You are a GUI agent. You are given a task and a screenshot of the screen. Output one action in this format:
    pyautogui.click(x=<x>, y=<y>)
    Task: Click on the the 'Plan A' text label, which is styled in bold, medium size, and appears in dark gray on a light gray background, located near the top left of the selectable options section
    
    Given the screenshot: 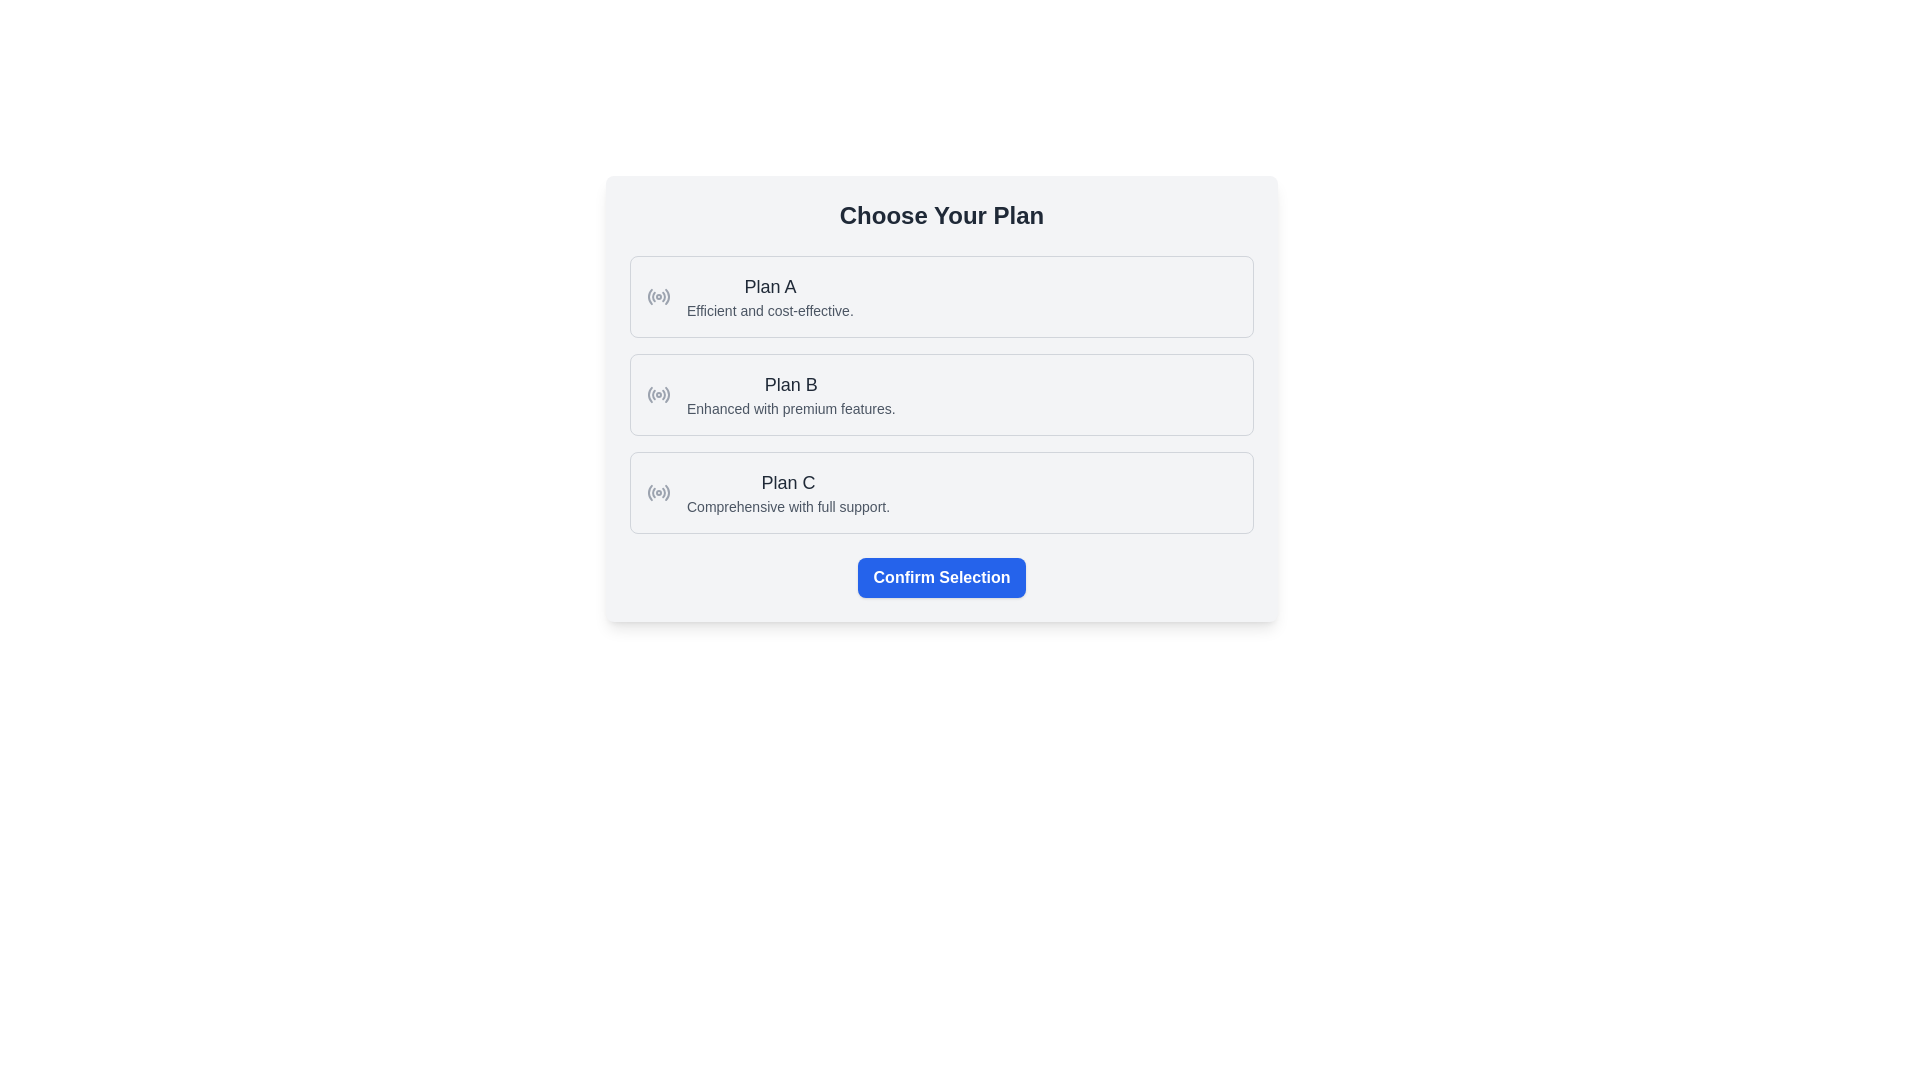 What is the action you would take?
    pyautogui.click(x=769, y=286)
    